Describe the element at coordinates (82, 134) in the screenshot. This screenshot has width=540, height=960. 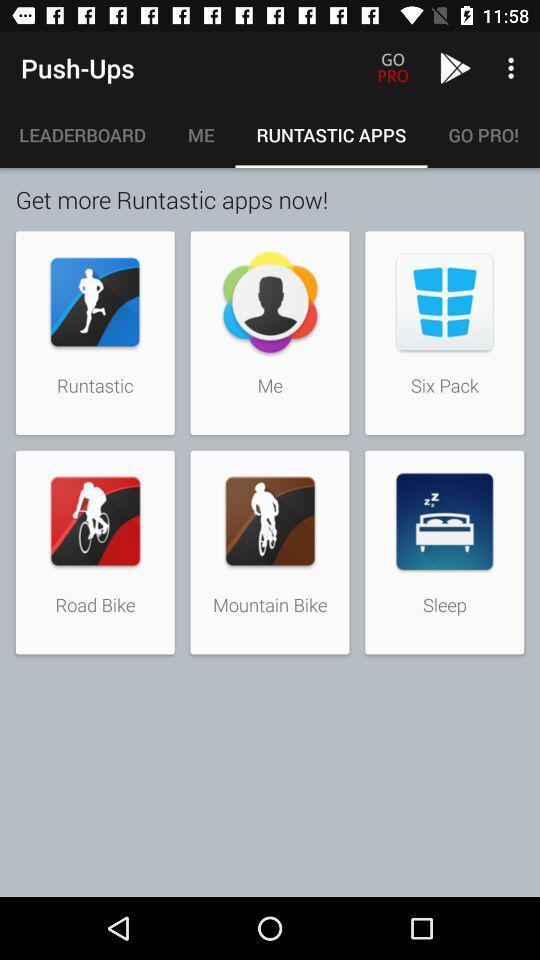
I see `the item below push-ups` at that location.